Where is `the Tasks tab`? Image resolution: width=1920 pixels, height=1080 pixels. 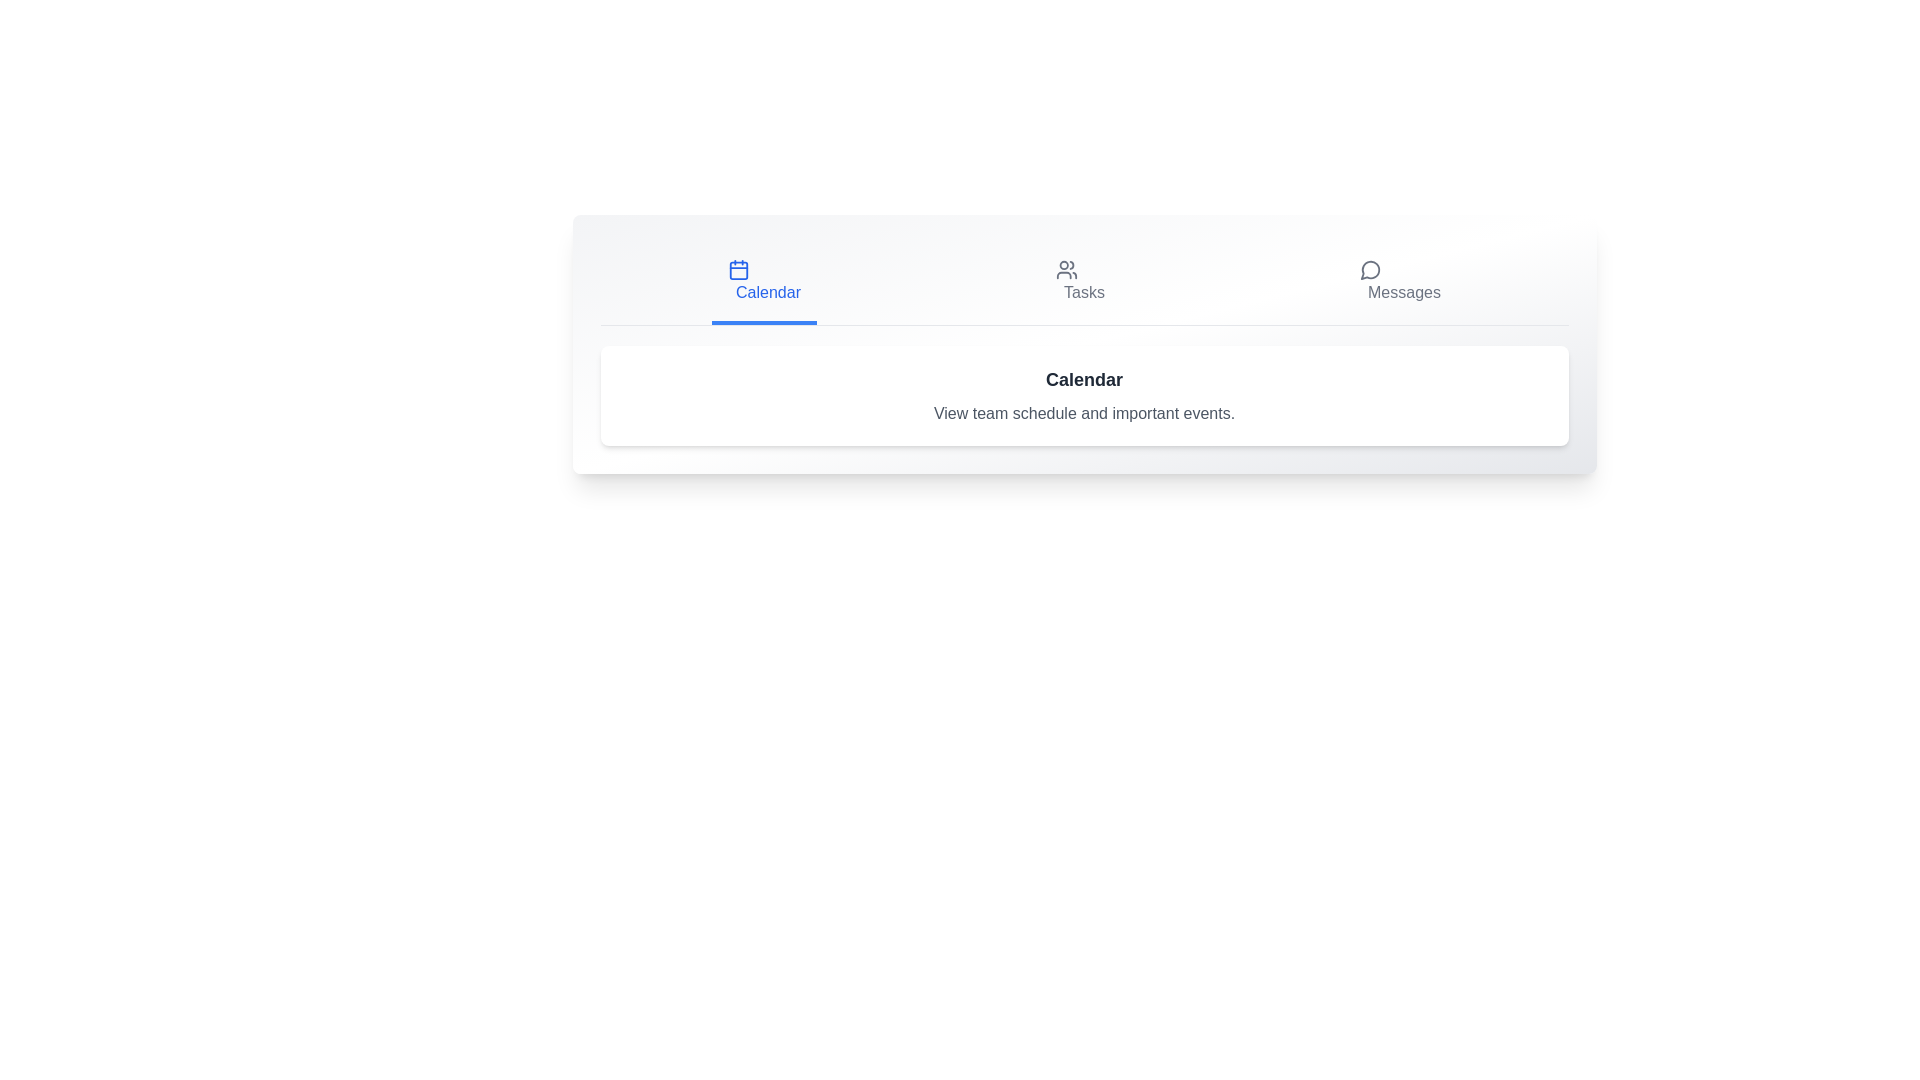 the Tasks tab is located at coordinates (1079, 284).